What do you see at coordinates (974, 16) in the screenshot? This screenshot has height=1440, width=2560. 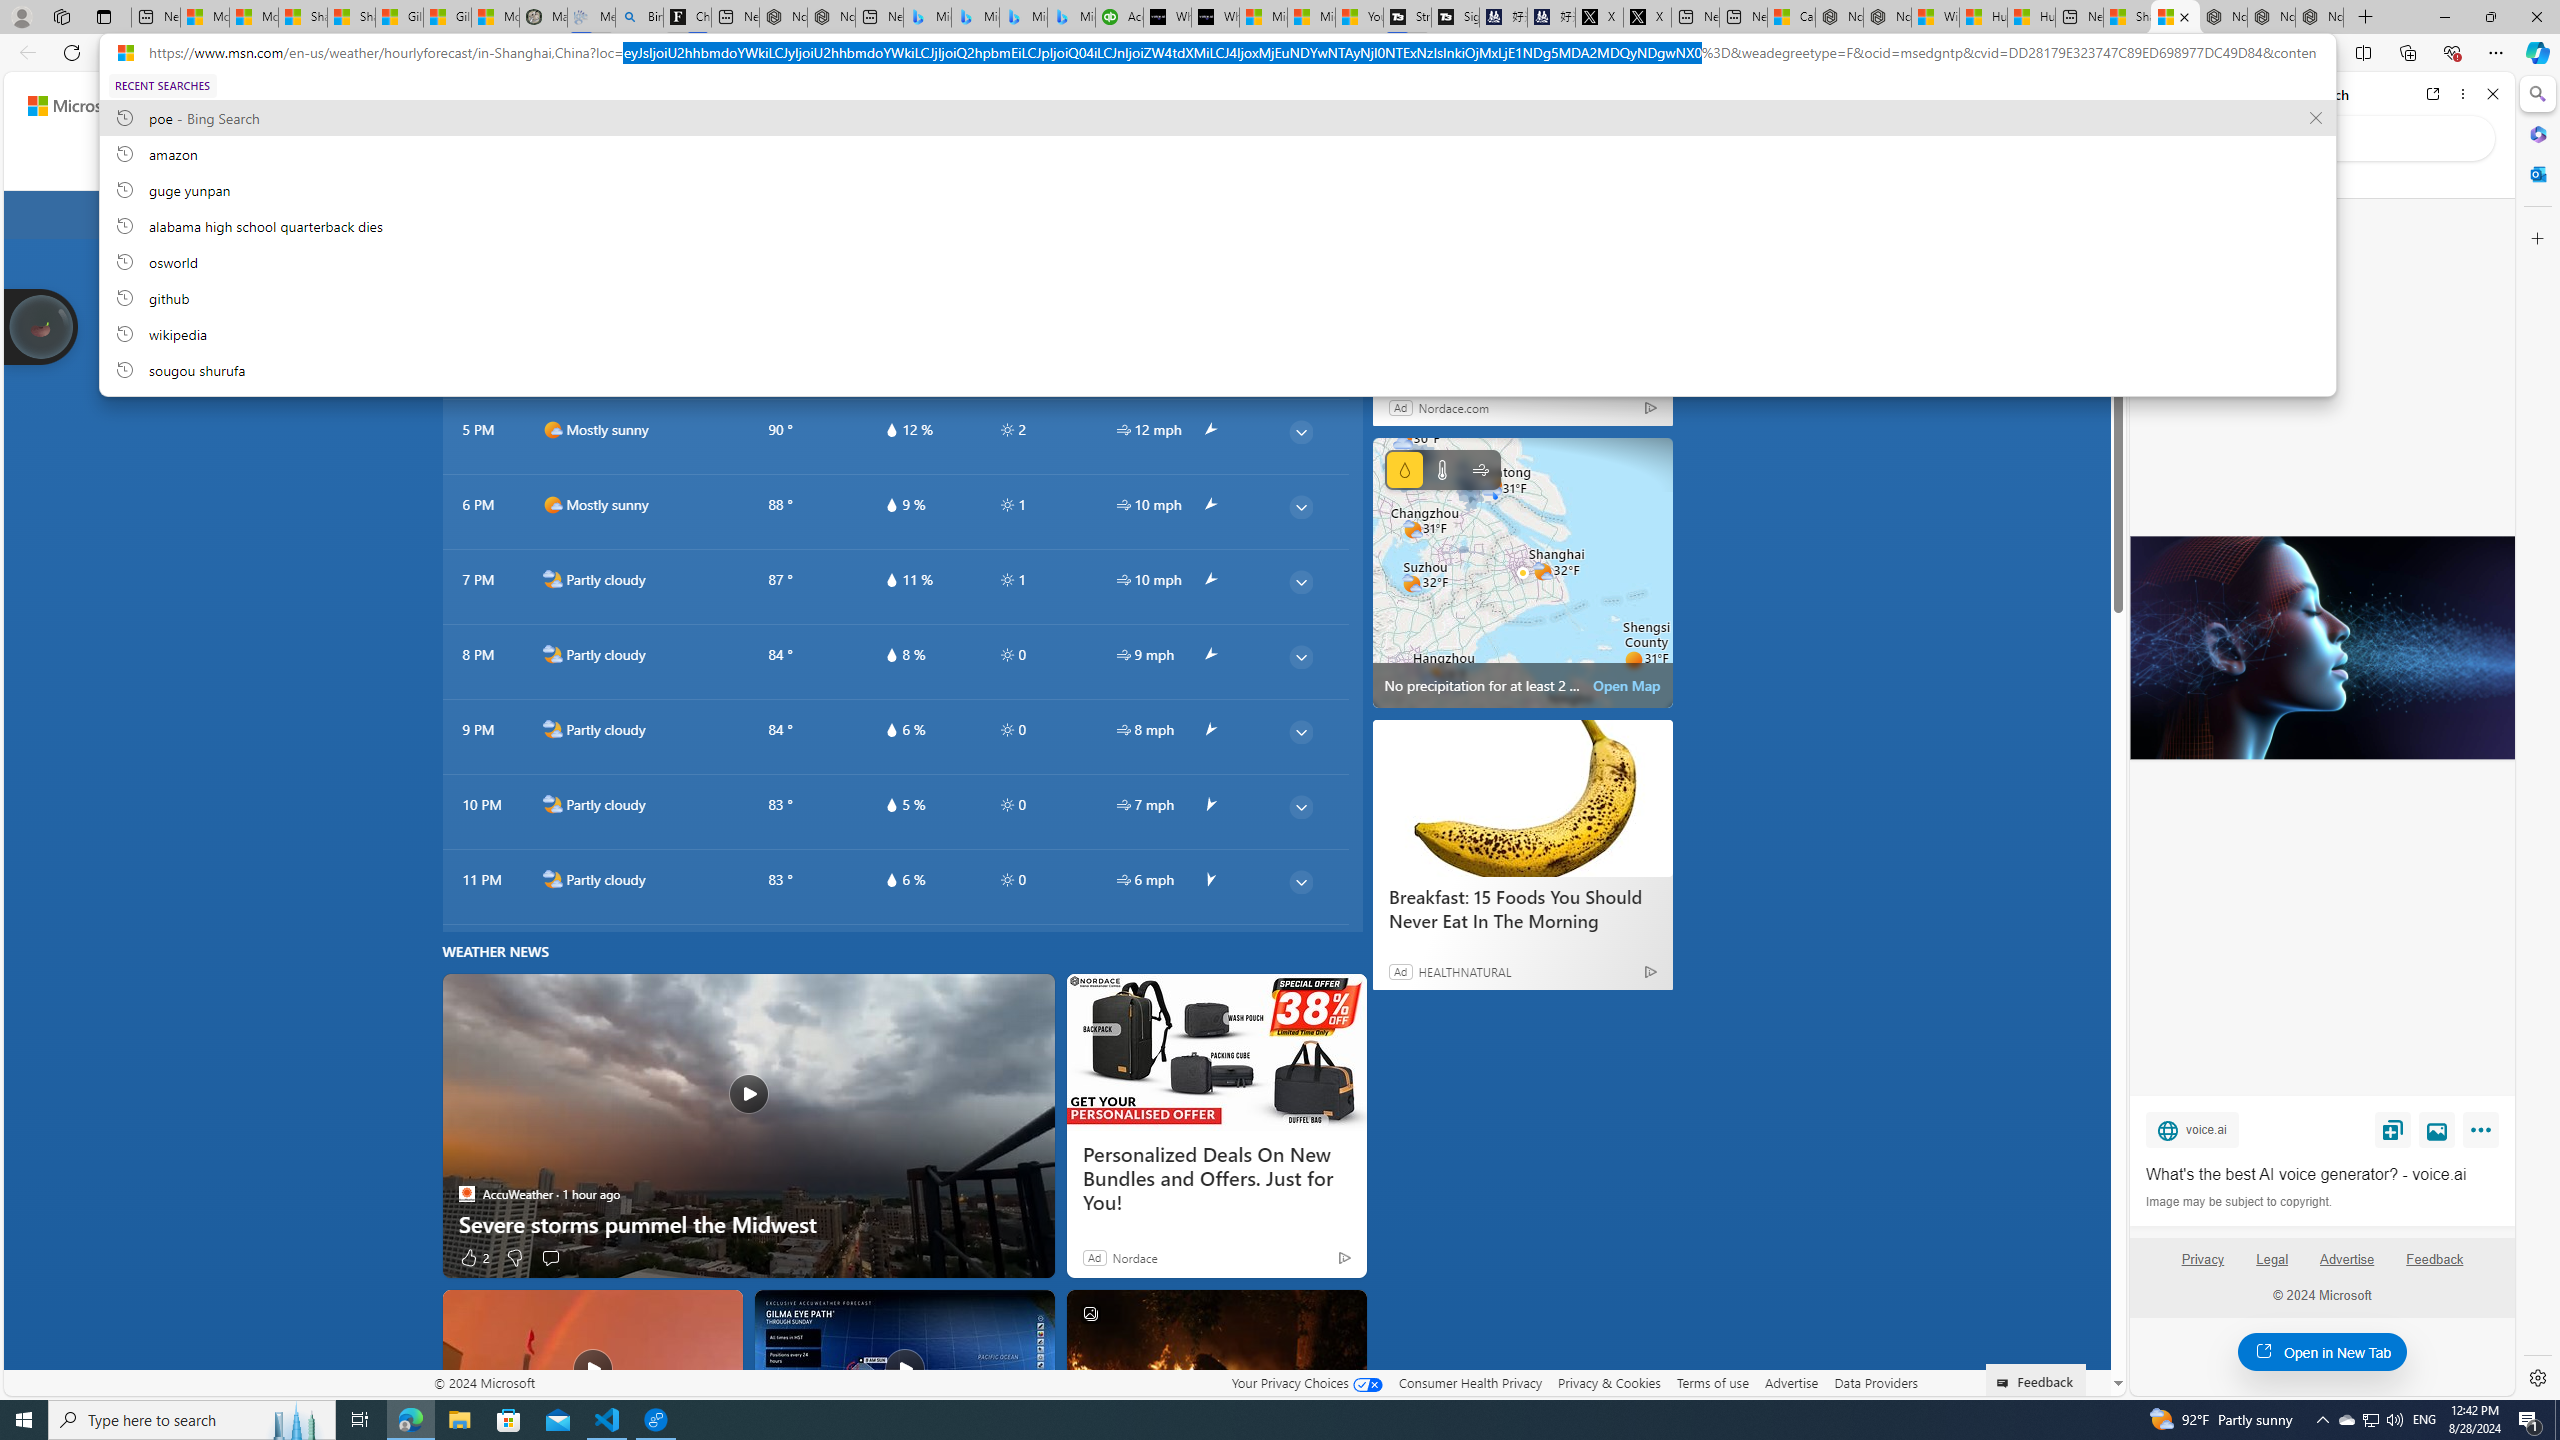 I see `'Microsoft Bing Travel - Stays in Bangkok, Bangkok, Thailand'` at bounding box center [974, 16].